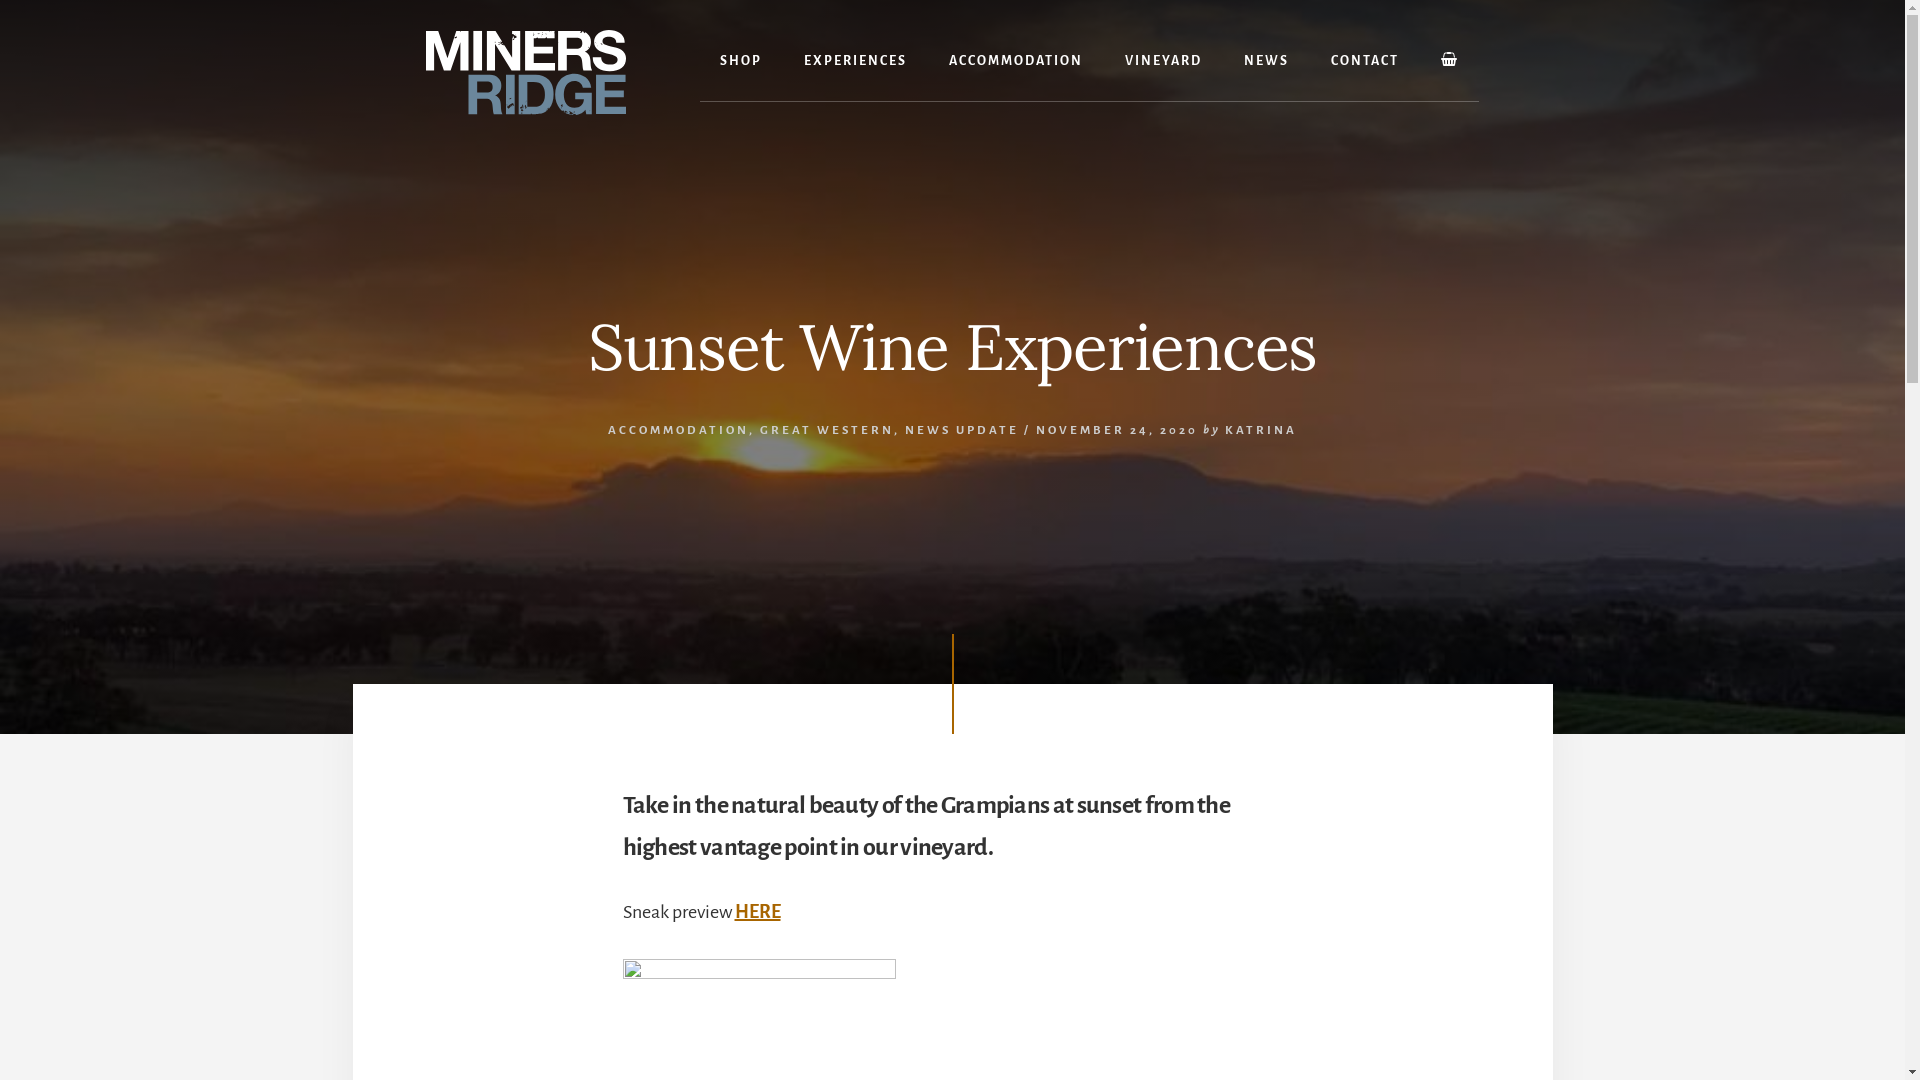 This screenshot has width=1920, height=1080. Describe the element at coordinates (1016, 60) in the screenshot. I see `'ACCOMMODATION'` at that location.